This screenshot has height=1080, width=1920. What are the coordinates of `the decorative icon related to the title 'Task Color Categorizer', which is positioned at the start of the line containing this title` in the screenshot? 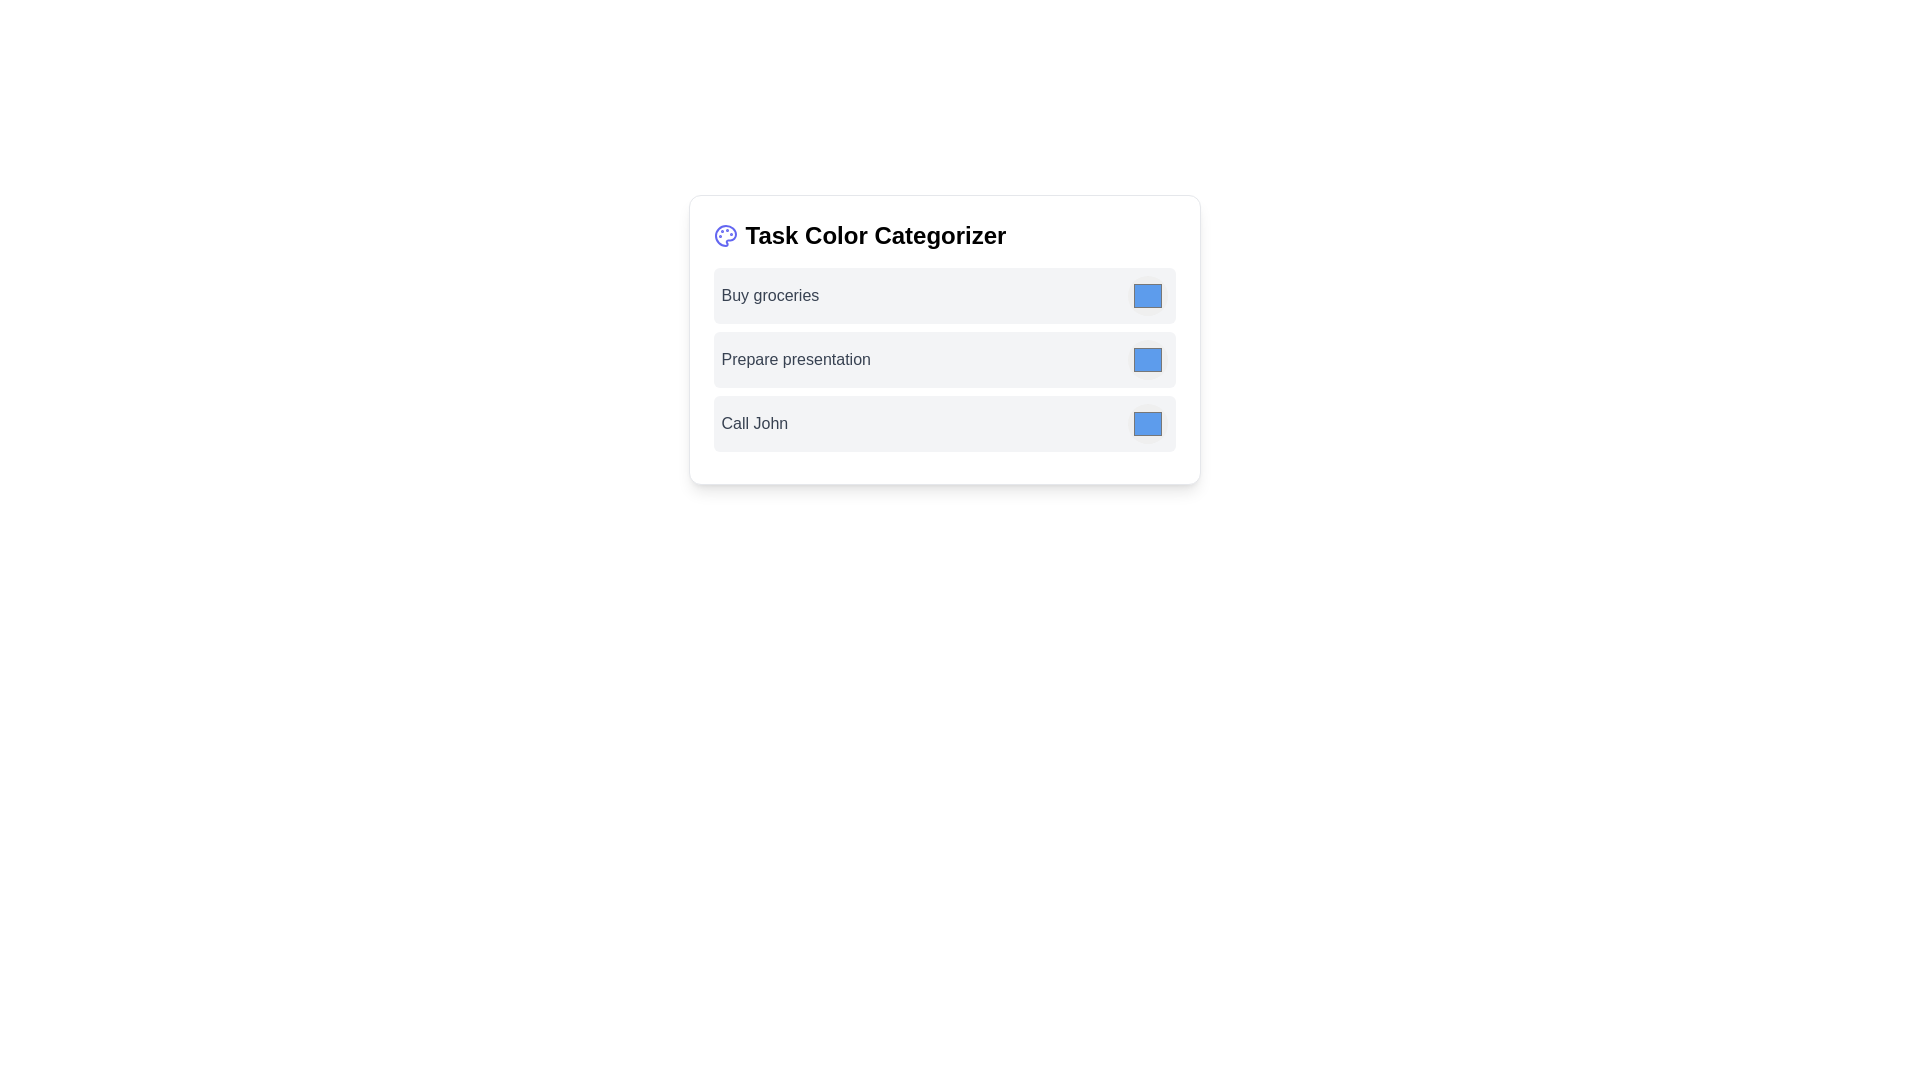 It's located at (724, 234).